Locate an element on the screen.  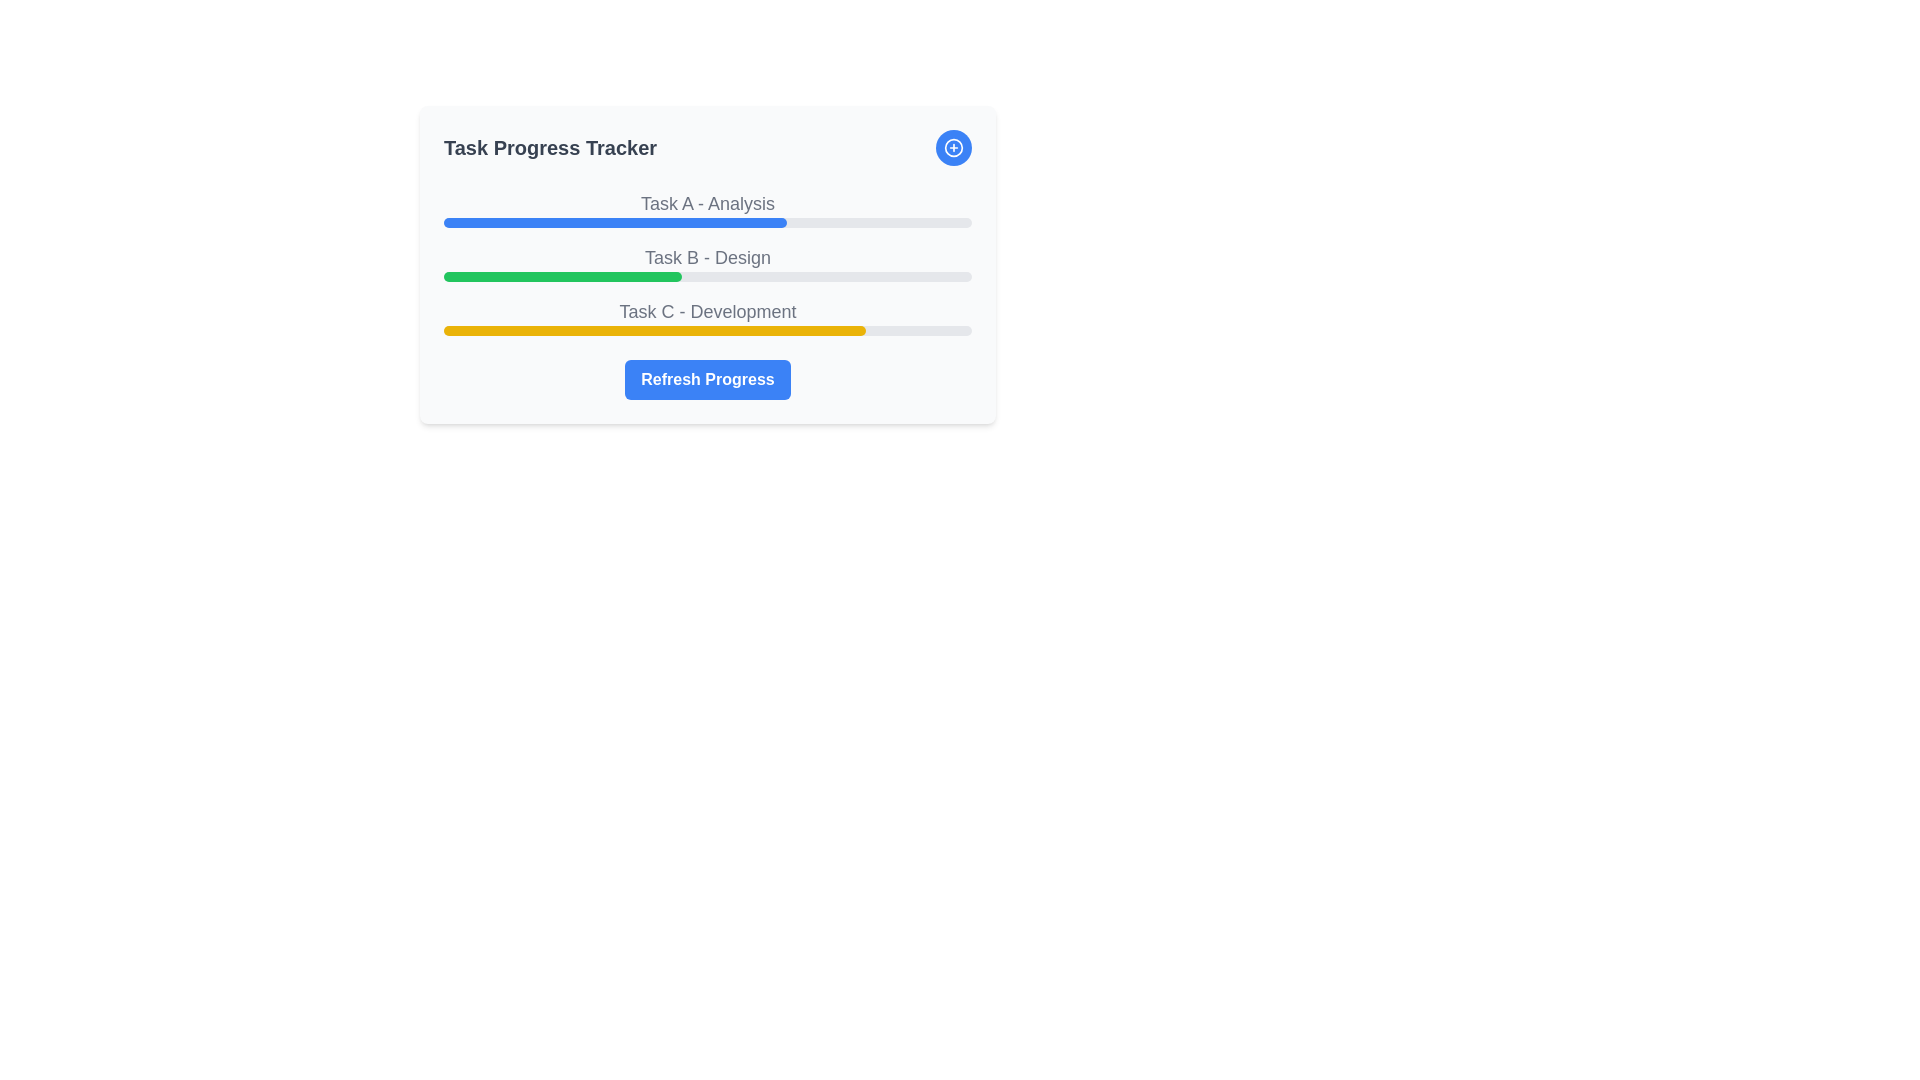
text content of the Text Label element displaying 'Task Progress Tracker', which is styled in bold and located at the top of a box containing progress bars and a button is located at coordinates (550, 146).